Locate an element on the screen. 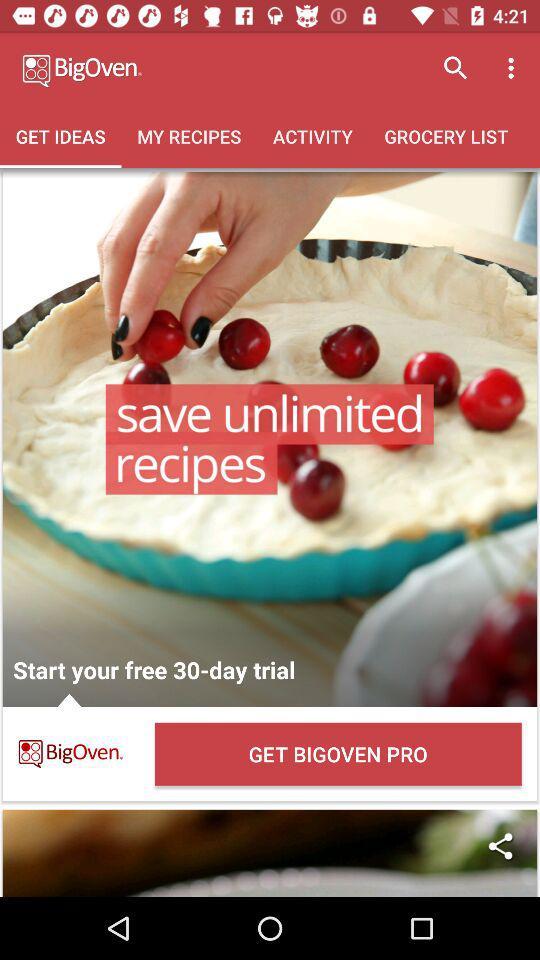 This screenshot has width=540, height=960. icon above grocery list icon is located at coordinates (455, 68).